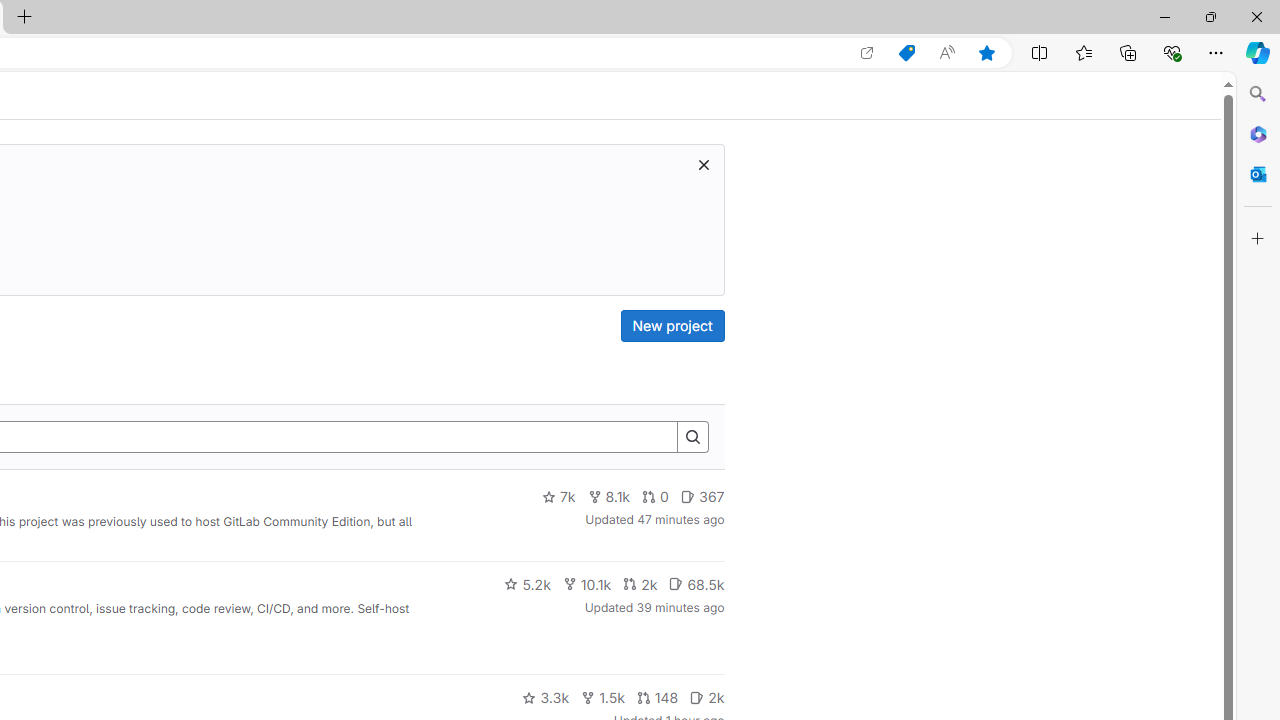 The width and height of the screenshot is (1280, 720). Describe the element at coordinates (703, 163) in the screenshot. I see `'Dismiss trial promotion'` at that location.